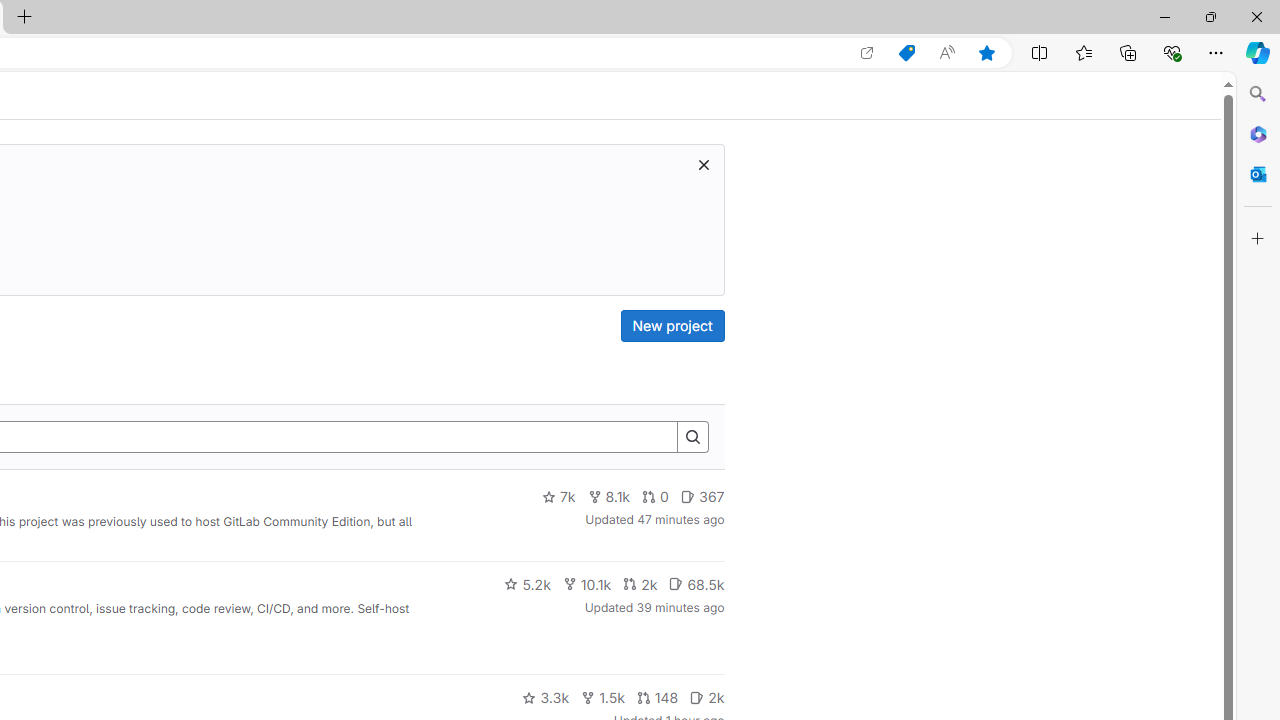 The width and height of the screenshot is (1280, 720). Describe the element at coordinates (703, 163) in the screenshot. I see `'Dismiss trial promotion'` at that location.